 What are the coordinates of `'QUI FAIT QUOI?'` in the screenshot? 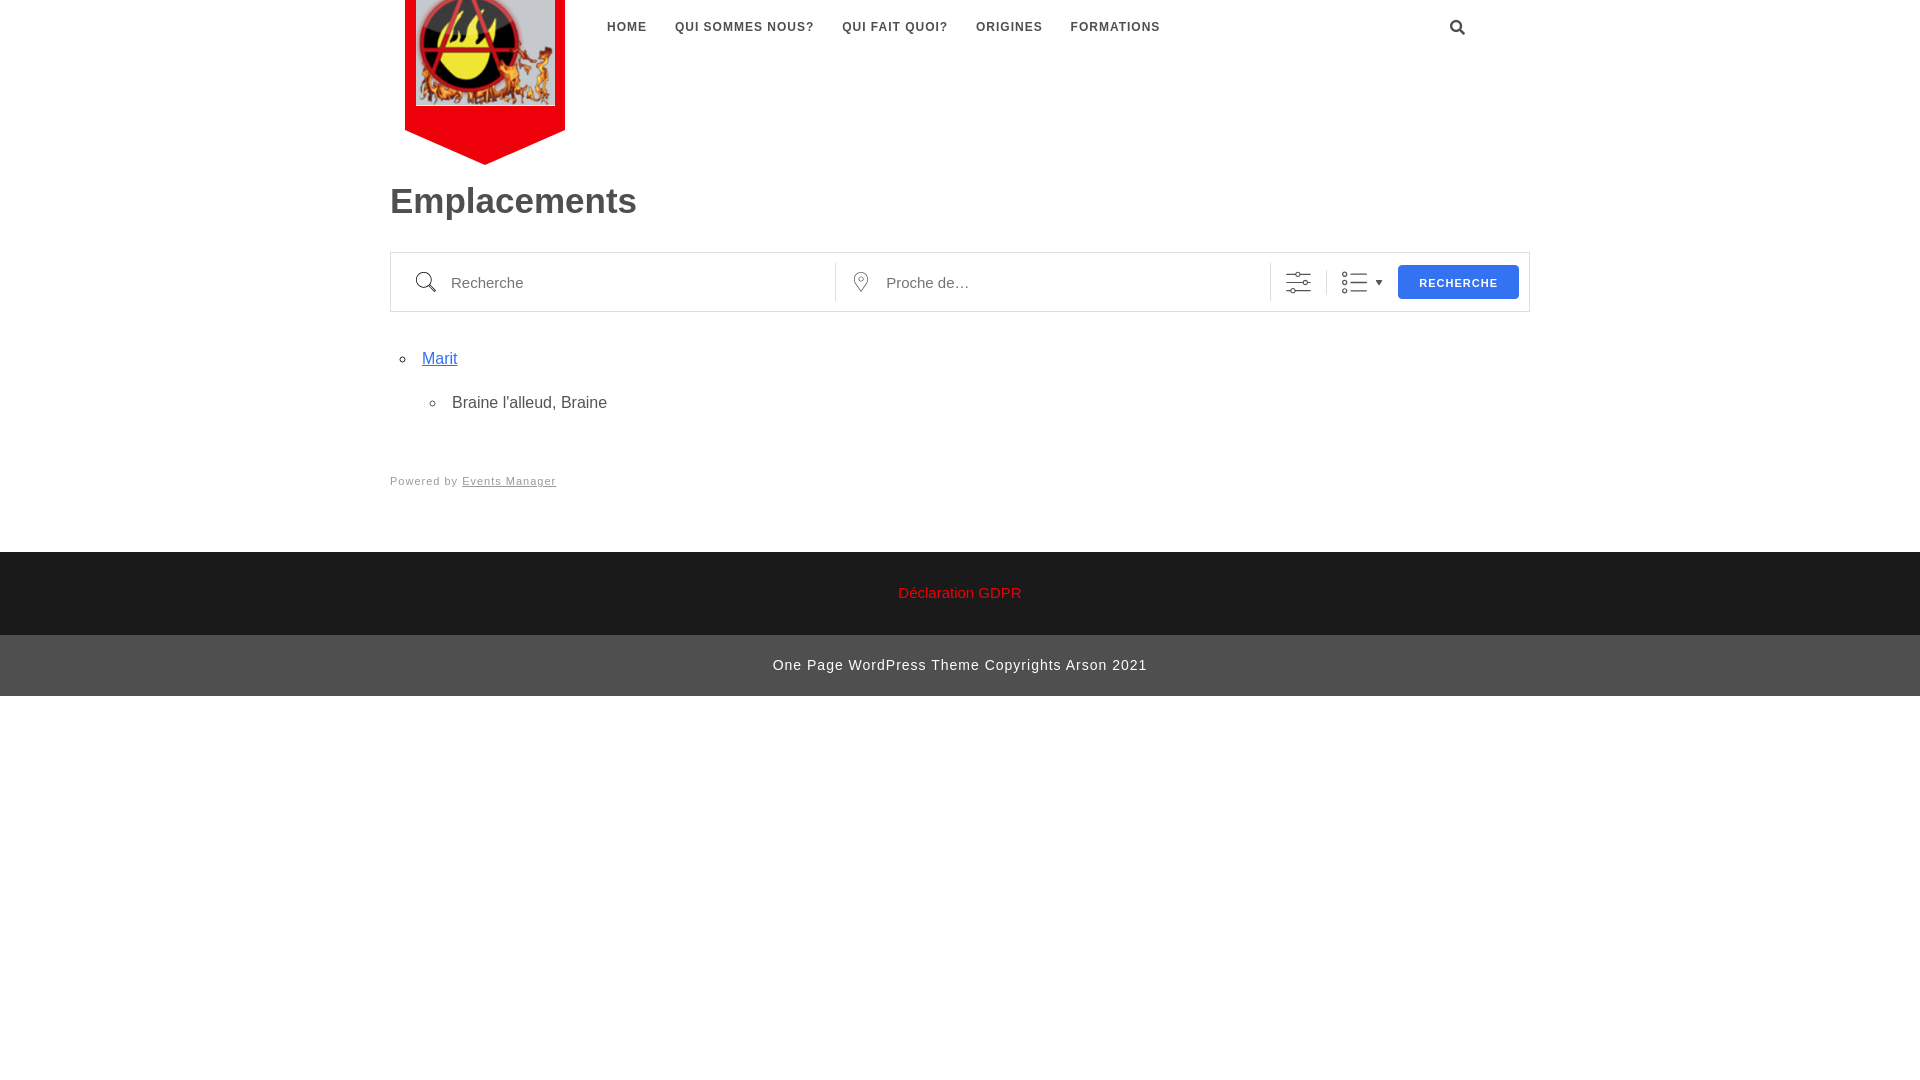 It's located at (893, 27).